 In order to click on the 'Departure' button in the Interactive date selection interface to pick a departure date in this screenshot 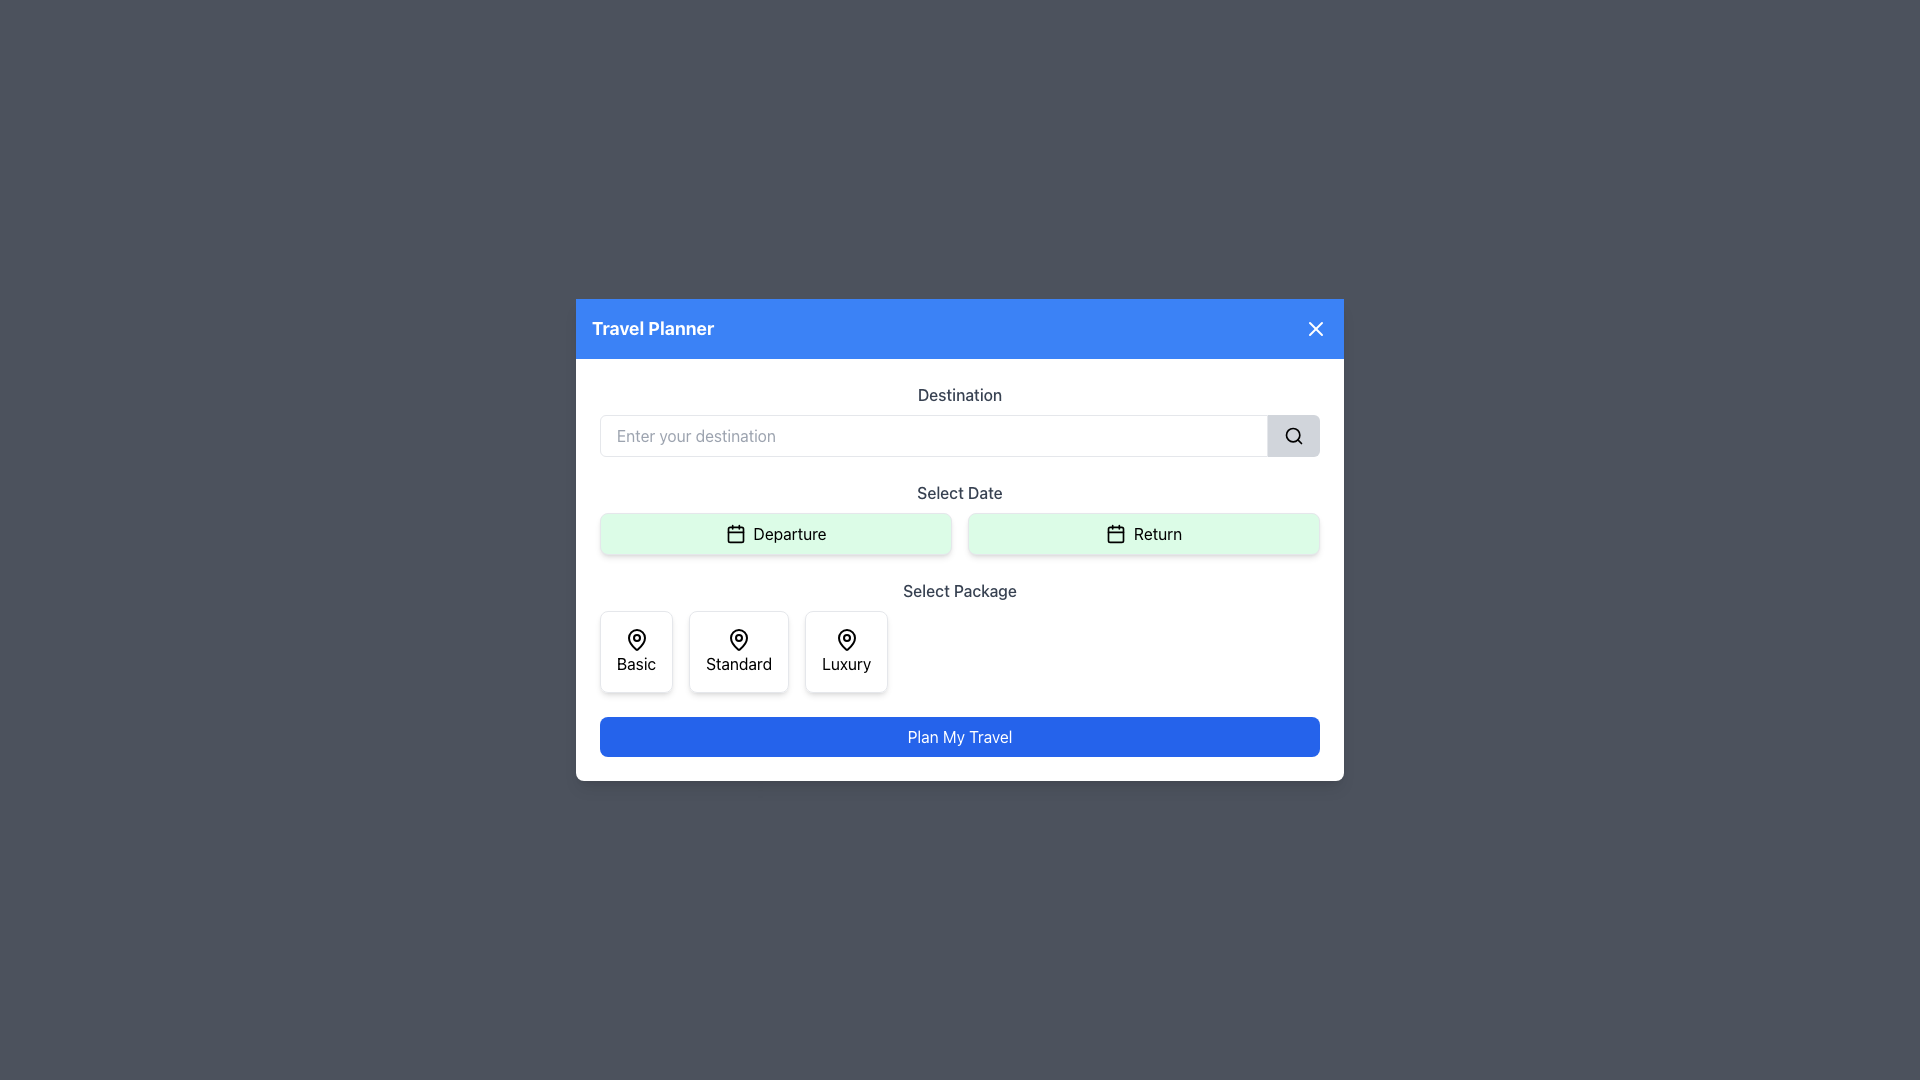, I will do `click(960, 516)`.